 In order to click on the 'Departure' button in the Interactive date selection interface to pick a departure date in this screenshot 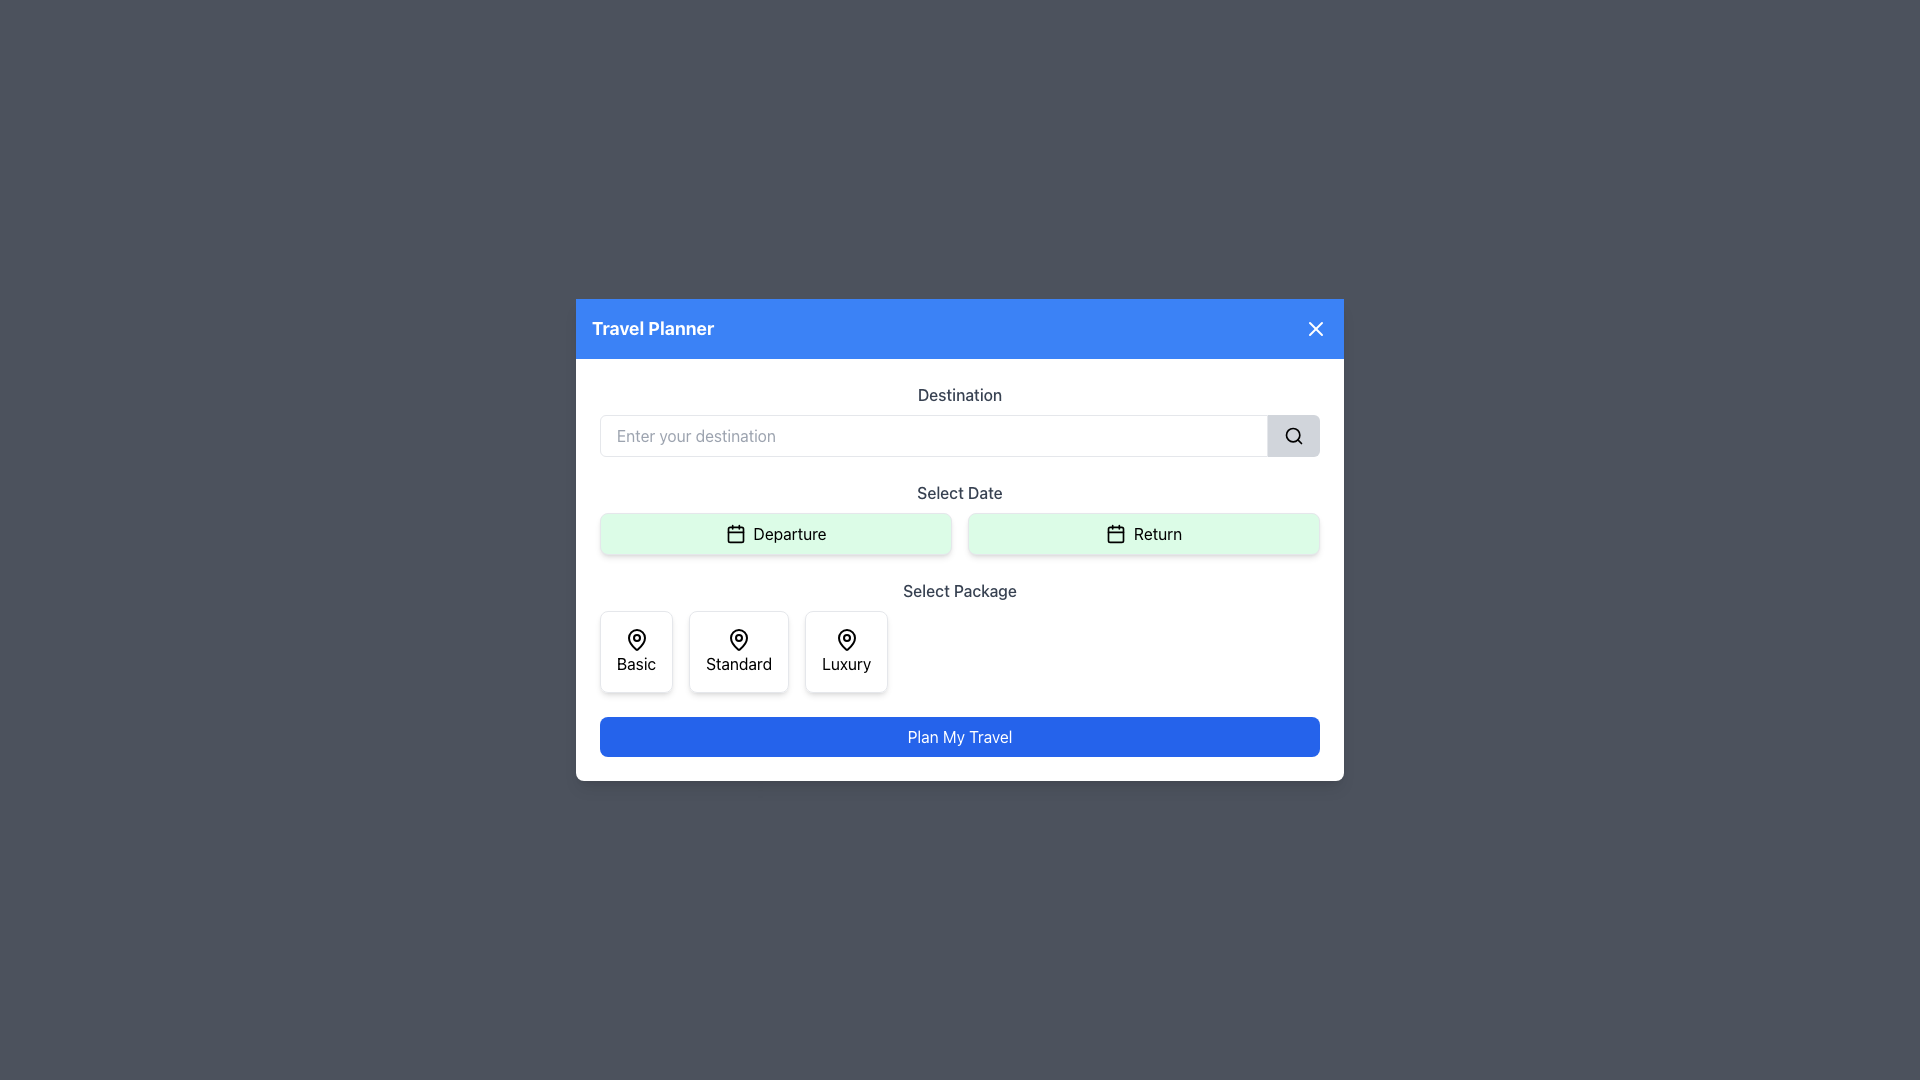, I will do `click(960, 516)`.